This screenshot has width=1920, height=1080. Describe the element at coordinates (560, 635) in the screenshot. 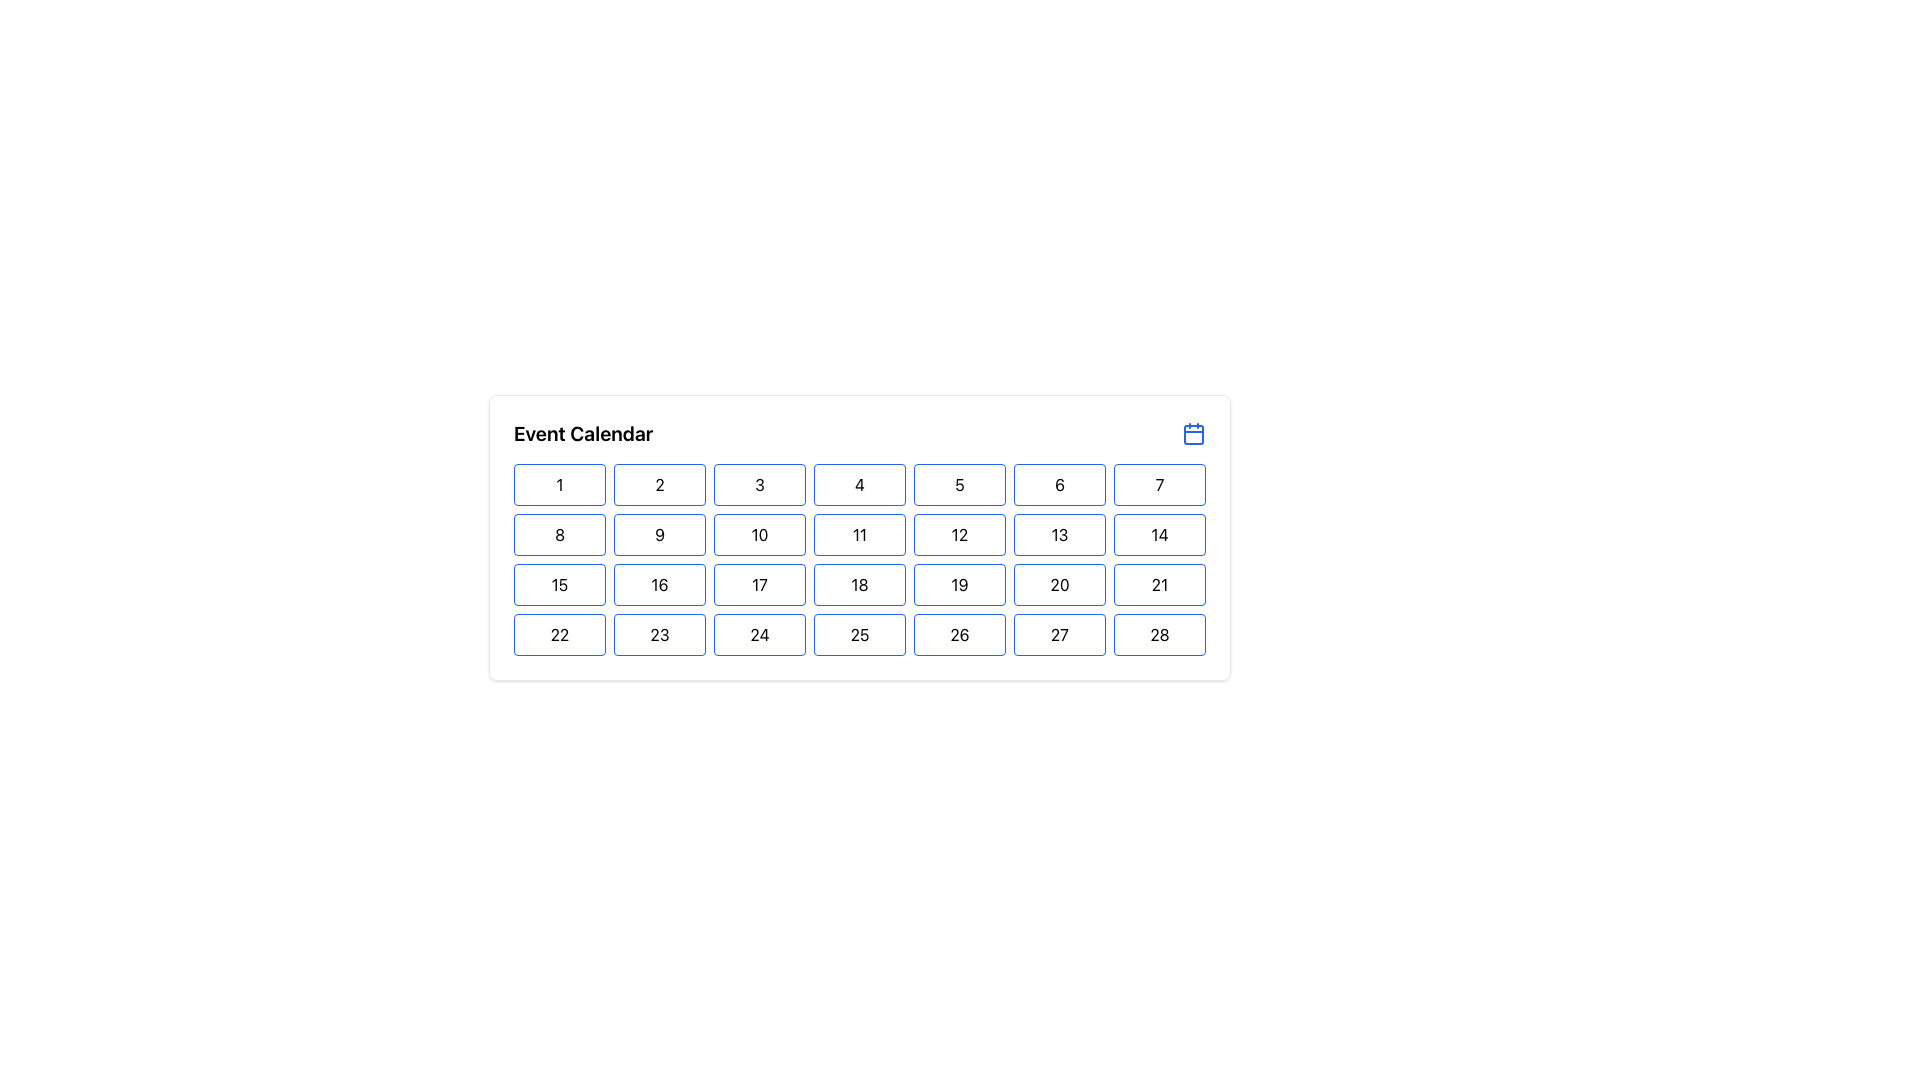

I see `the button representing the 22nd day in the event calendar` at that location.